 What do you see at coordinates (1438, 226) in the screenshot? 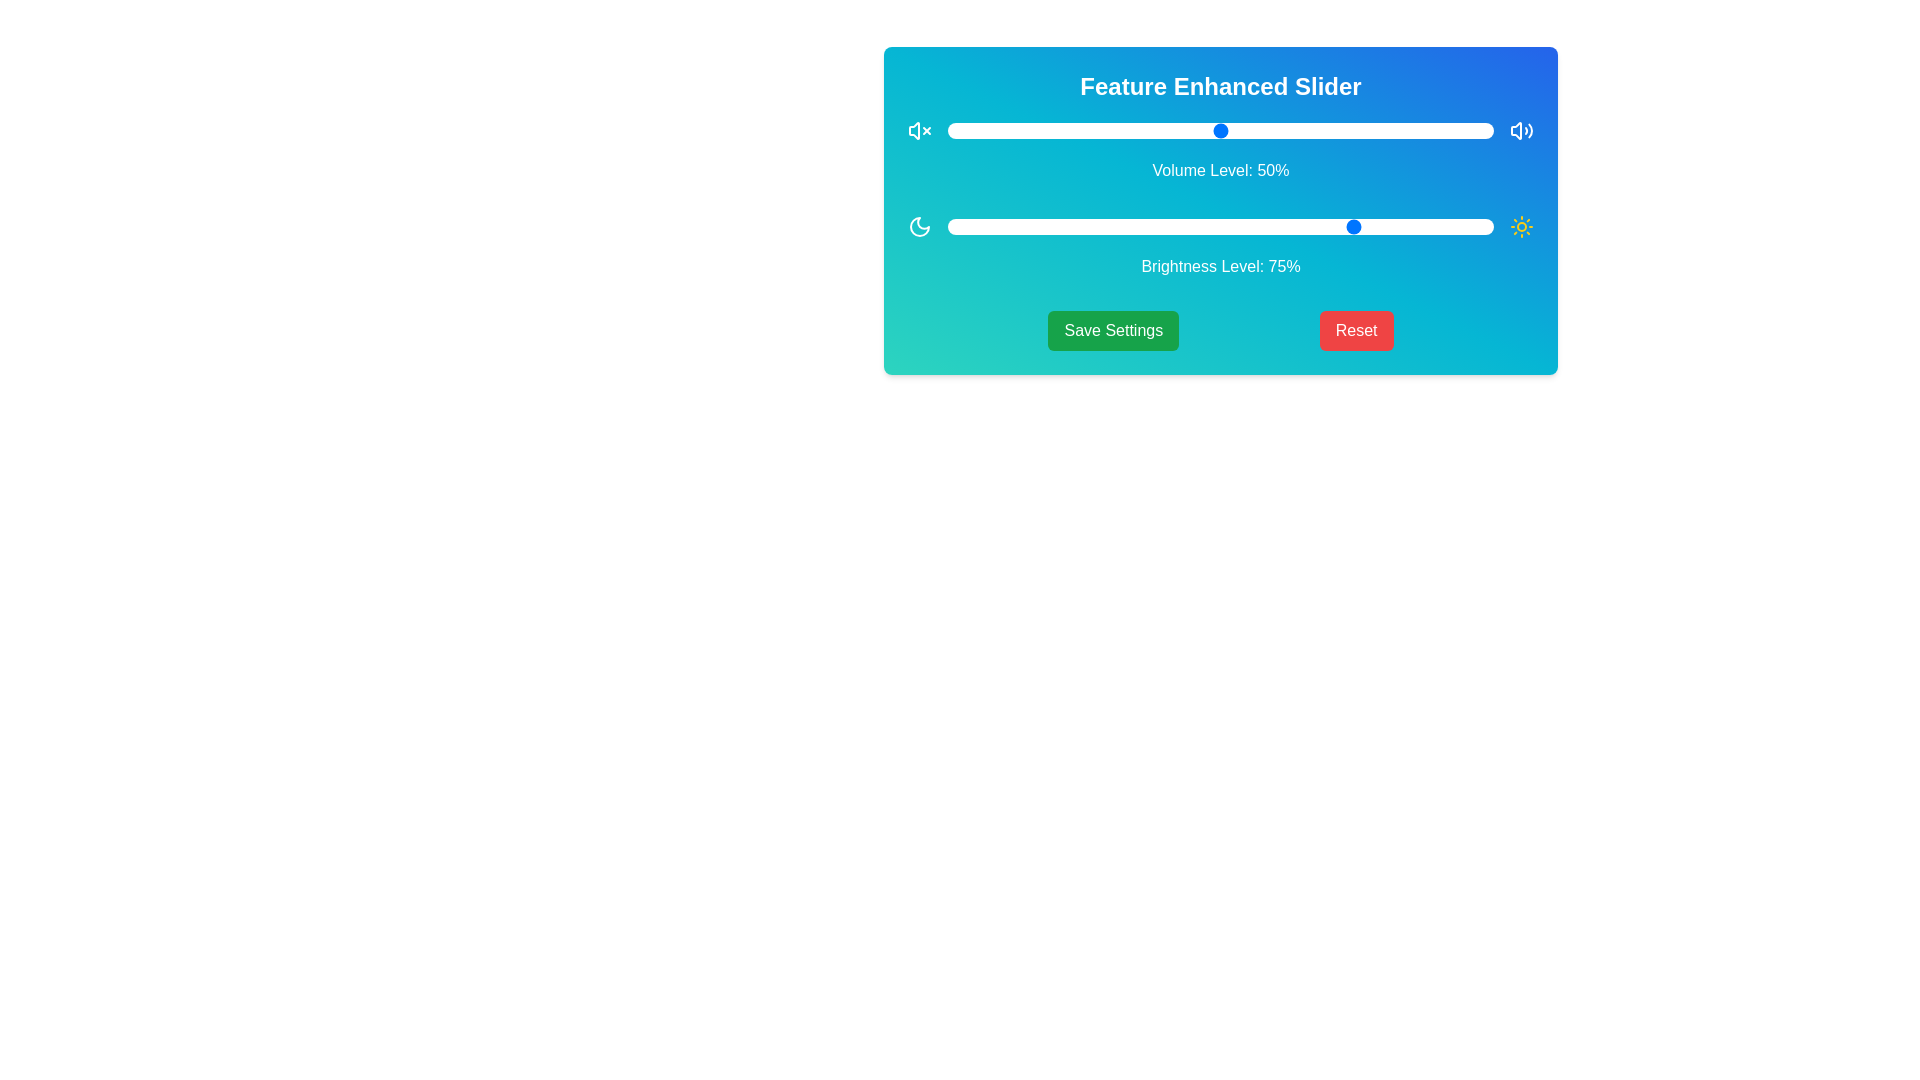
I see `brightness level` at bounding box center [1438, 226].